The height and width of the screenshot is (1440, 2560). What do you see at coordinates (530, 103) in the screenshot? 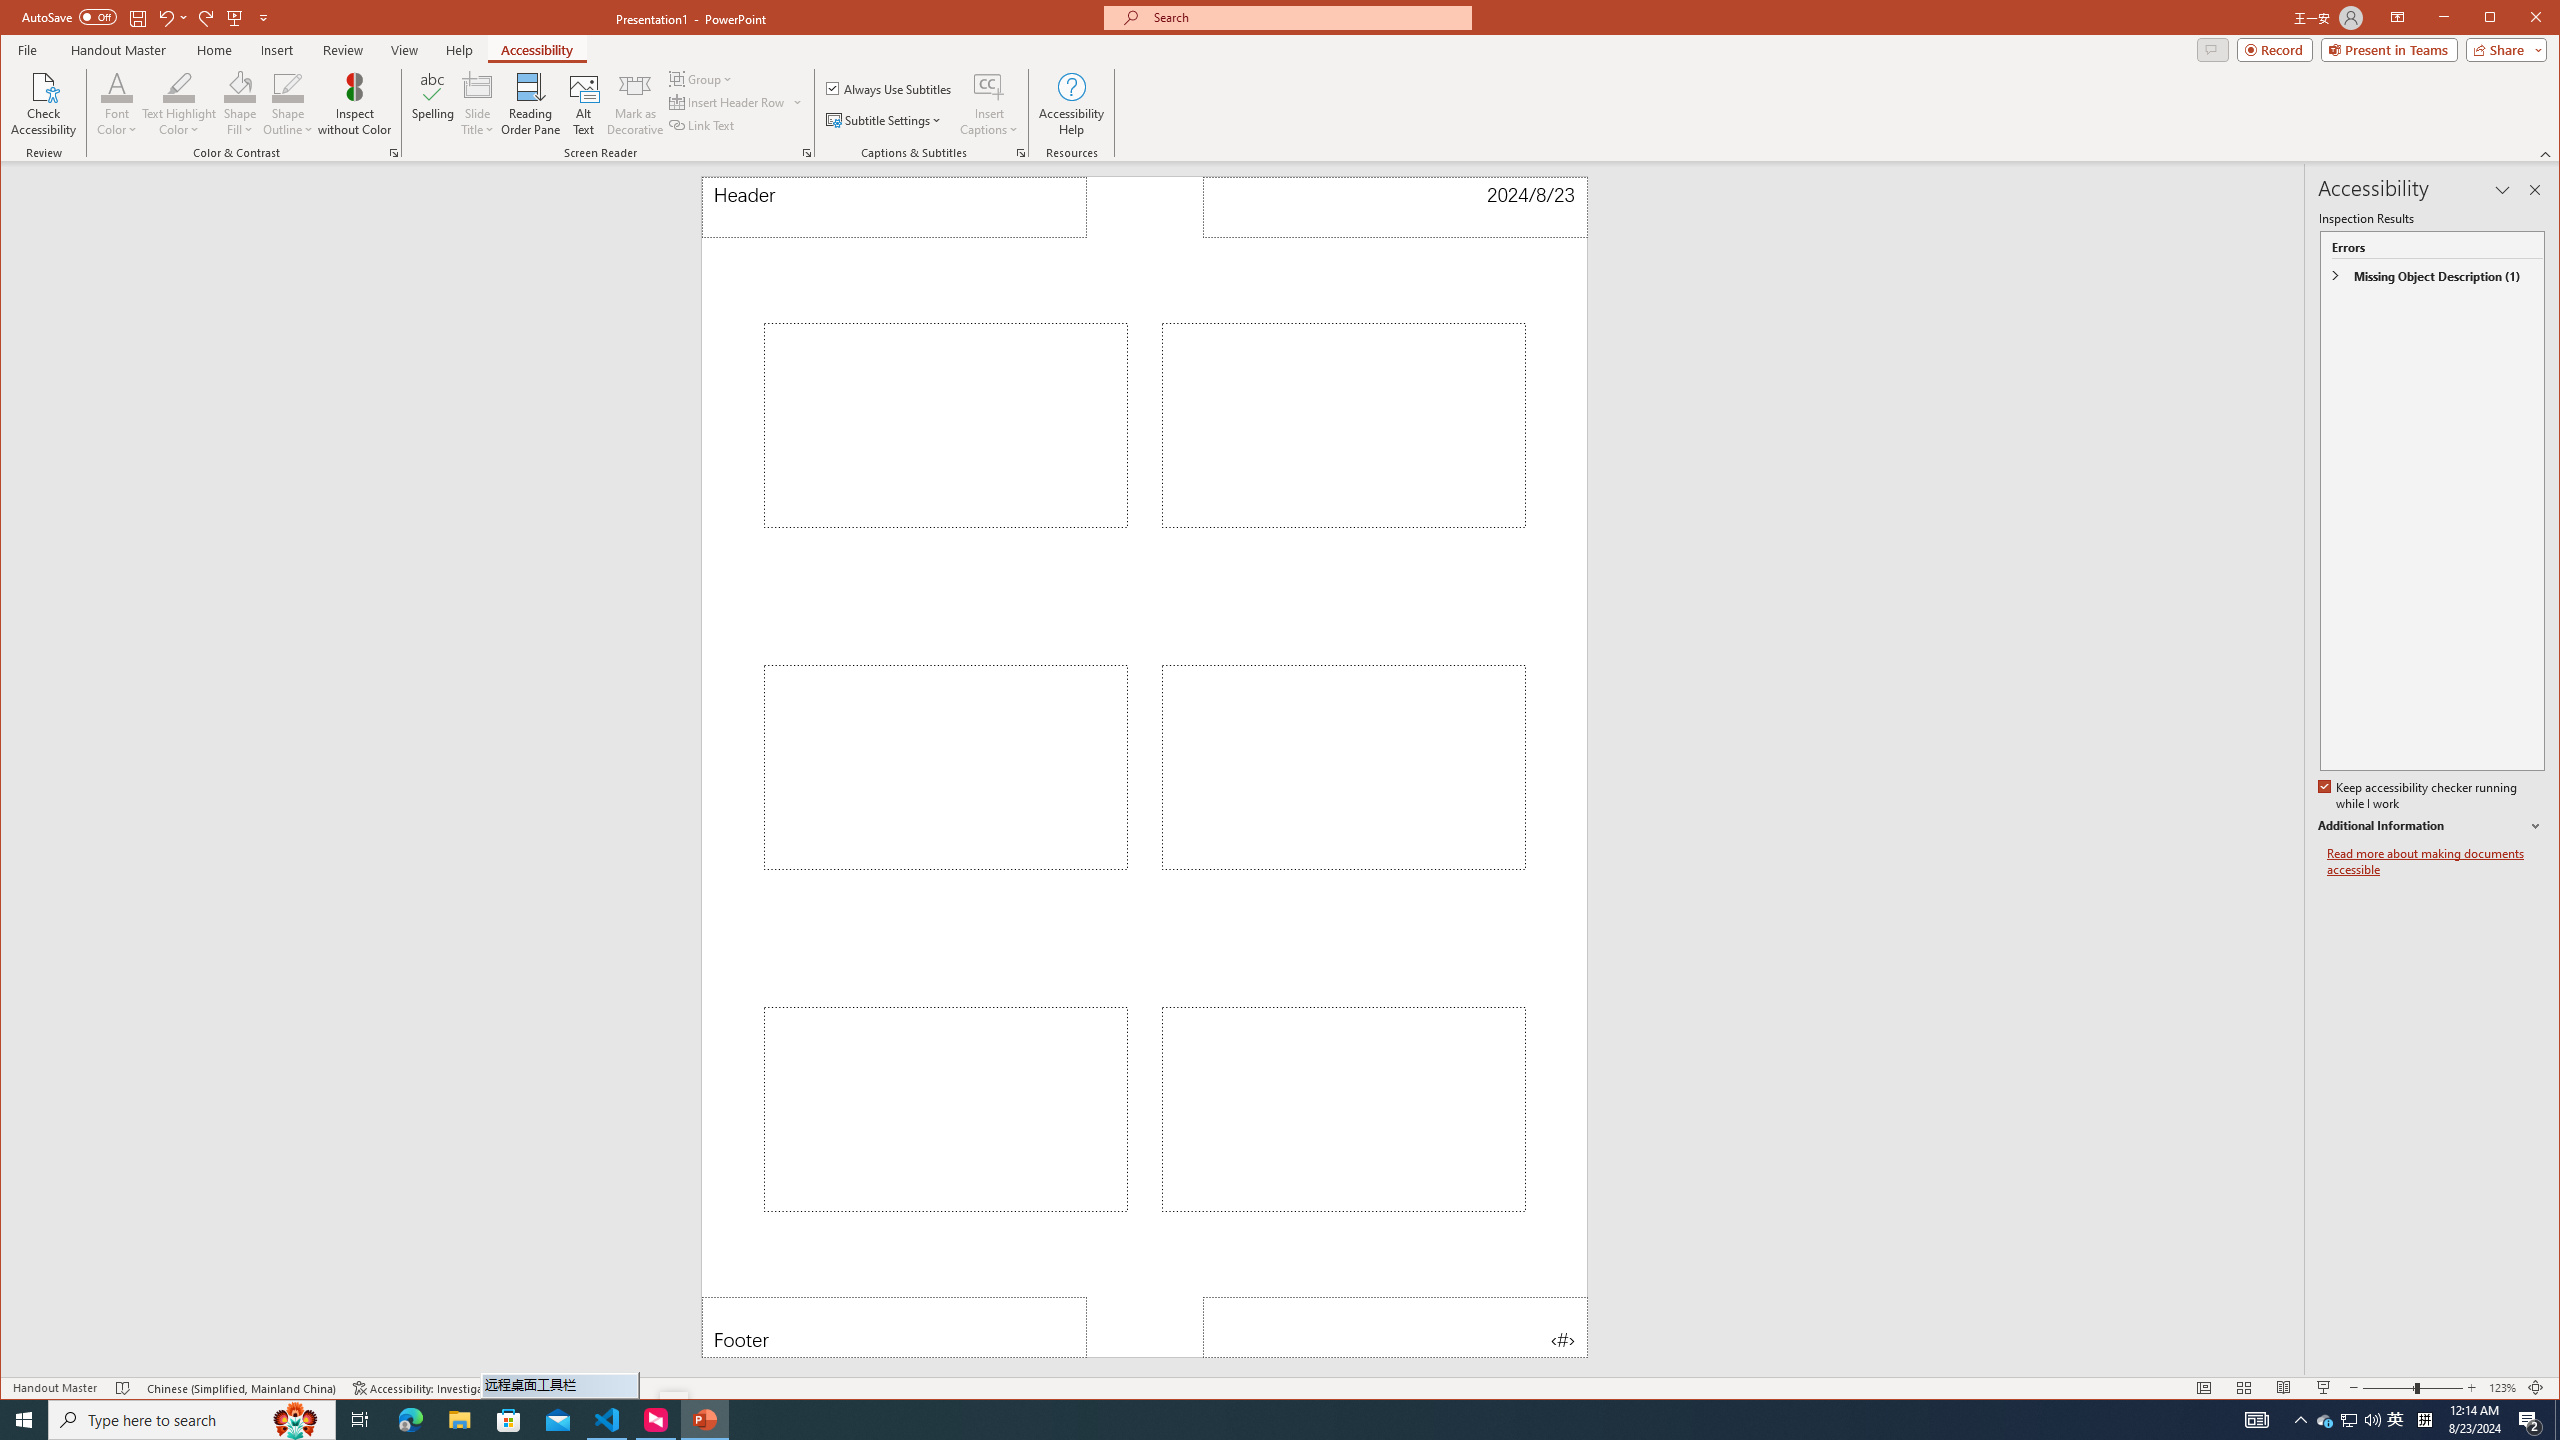
I see `'Reading Order Pane'` at bounding box center [530, 103].